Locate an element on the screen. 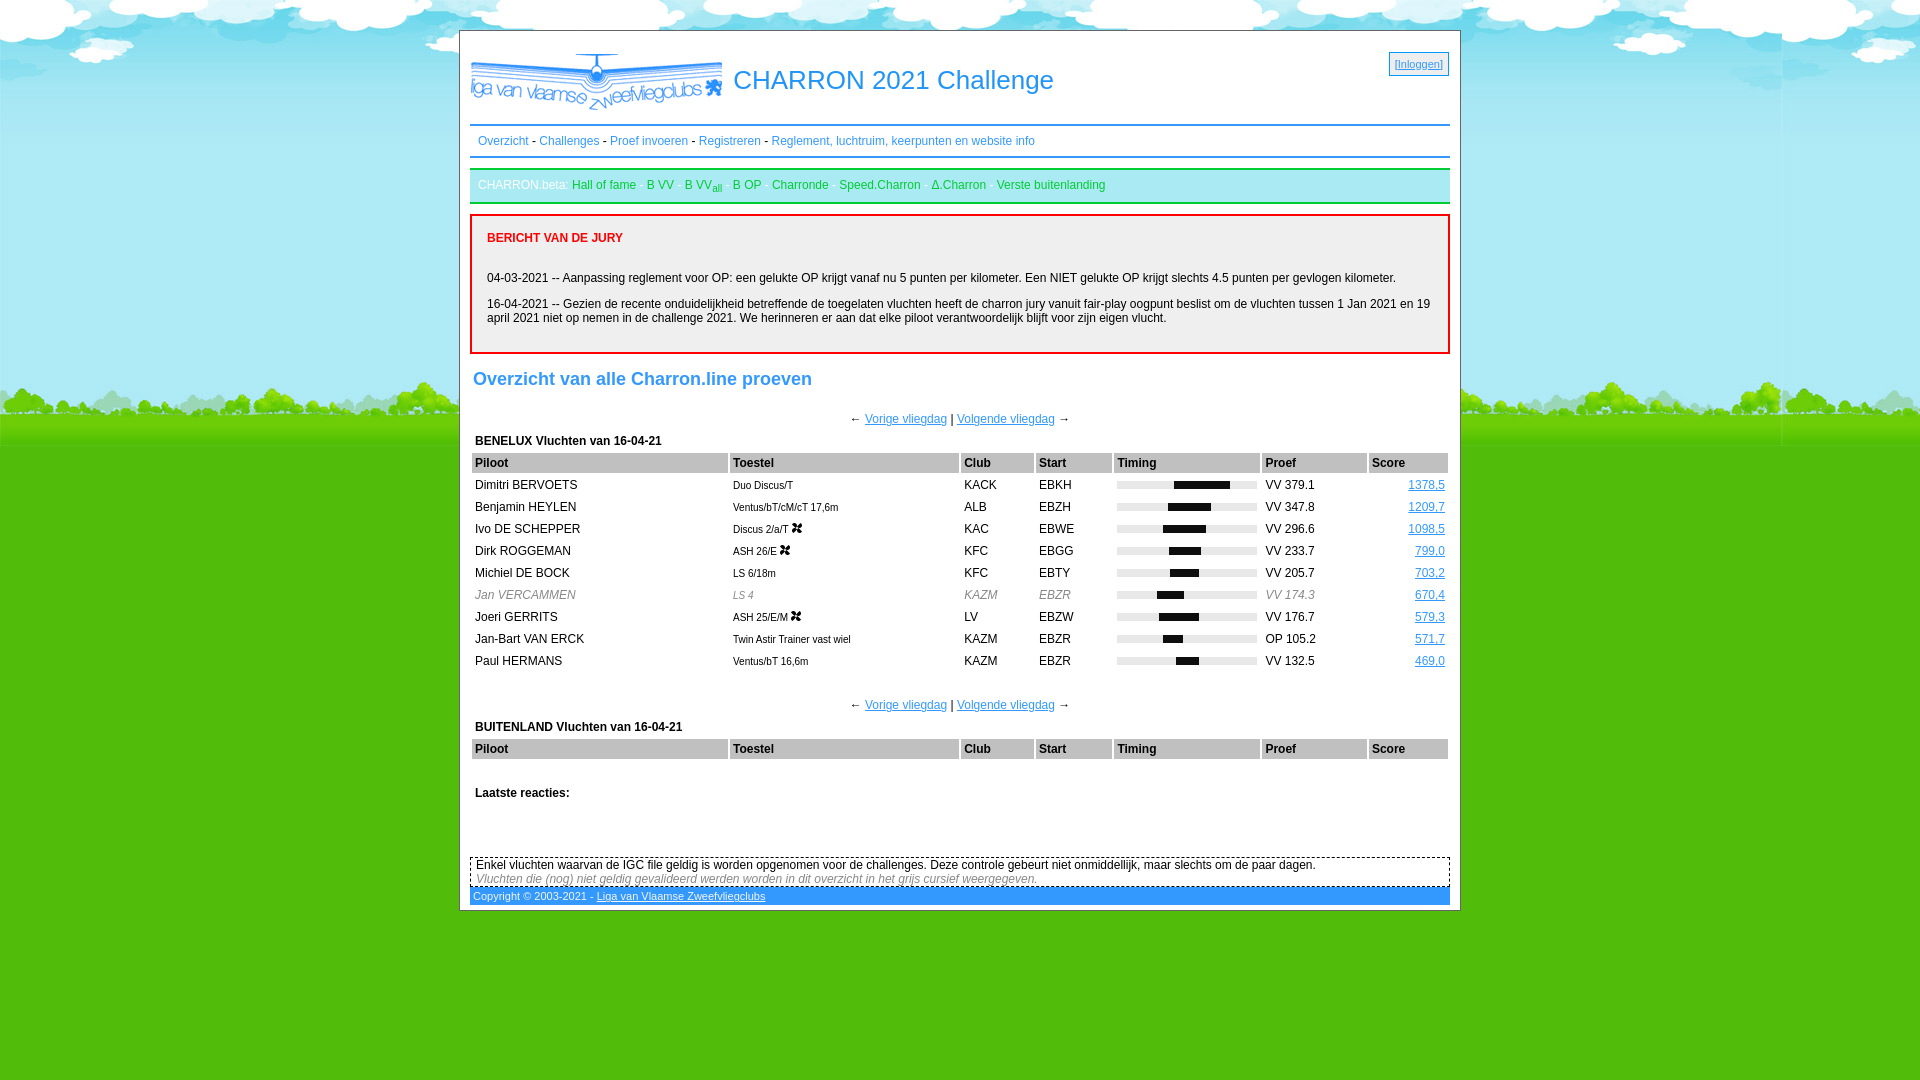 The height and width of the screenshot is (1080, 1920). 'Begin tijdsbalk: 6:00 UTC, Einde tijdsbalk: 20:00 UTC' is located at coordinates (1186, 485).